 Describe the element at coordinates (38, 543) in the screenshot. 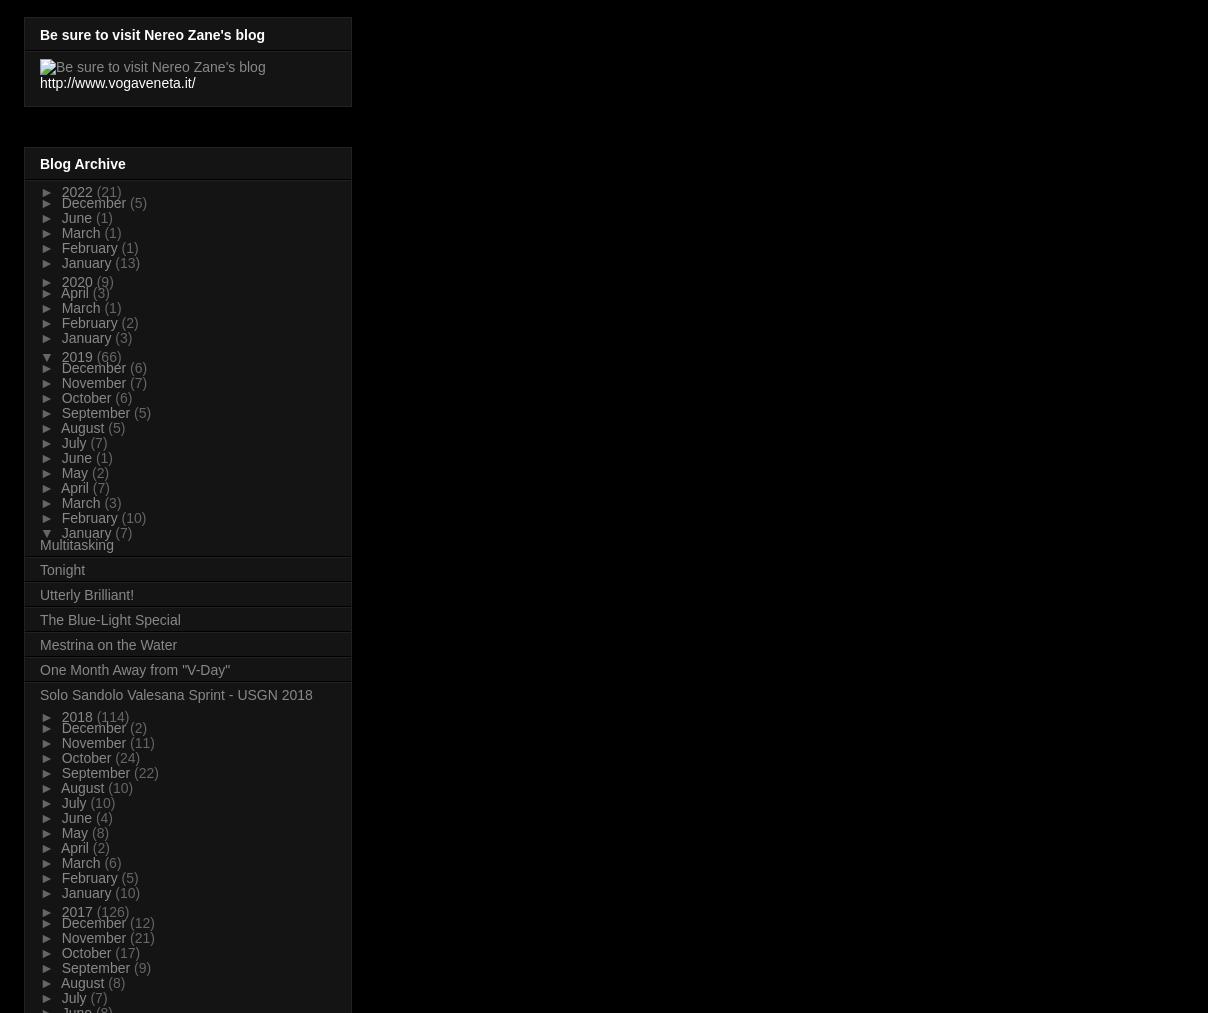

I see `'Multitasking'` at that location.